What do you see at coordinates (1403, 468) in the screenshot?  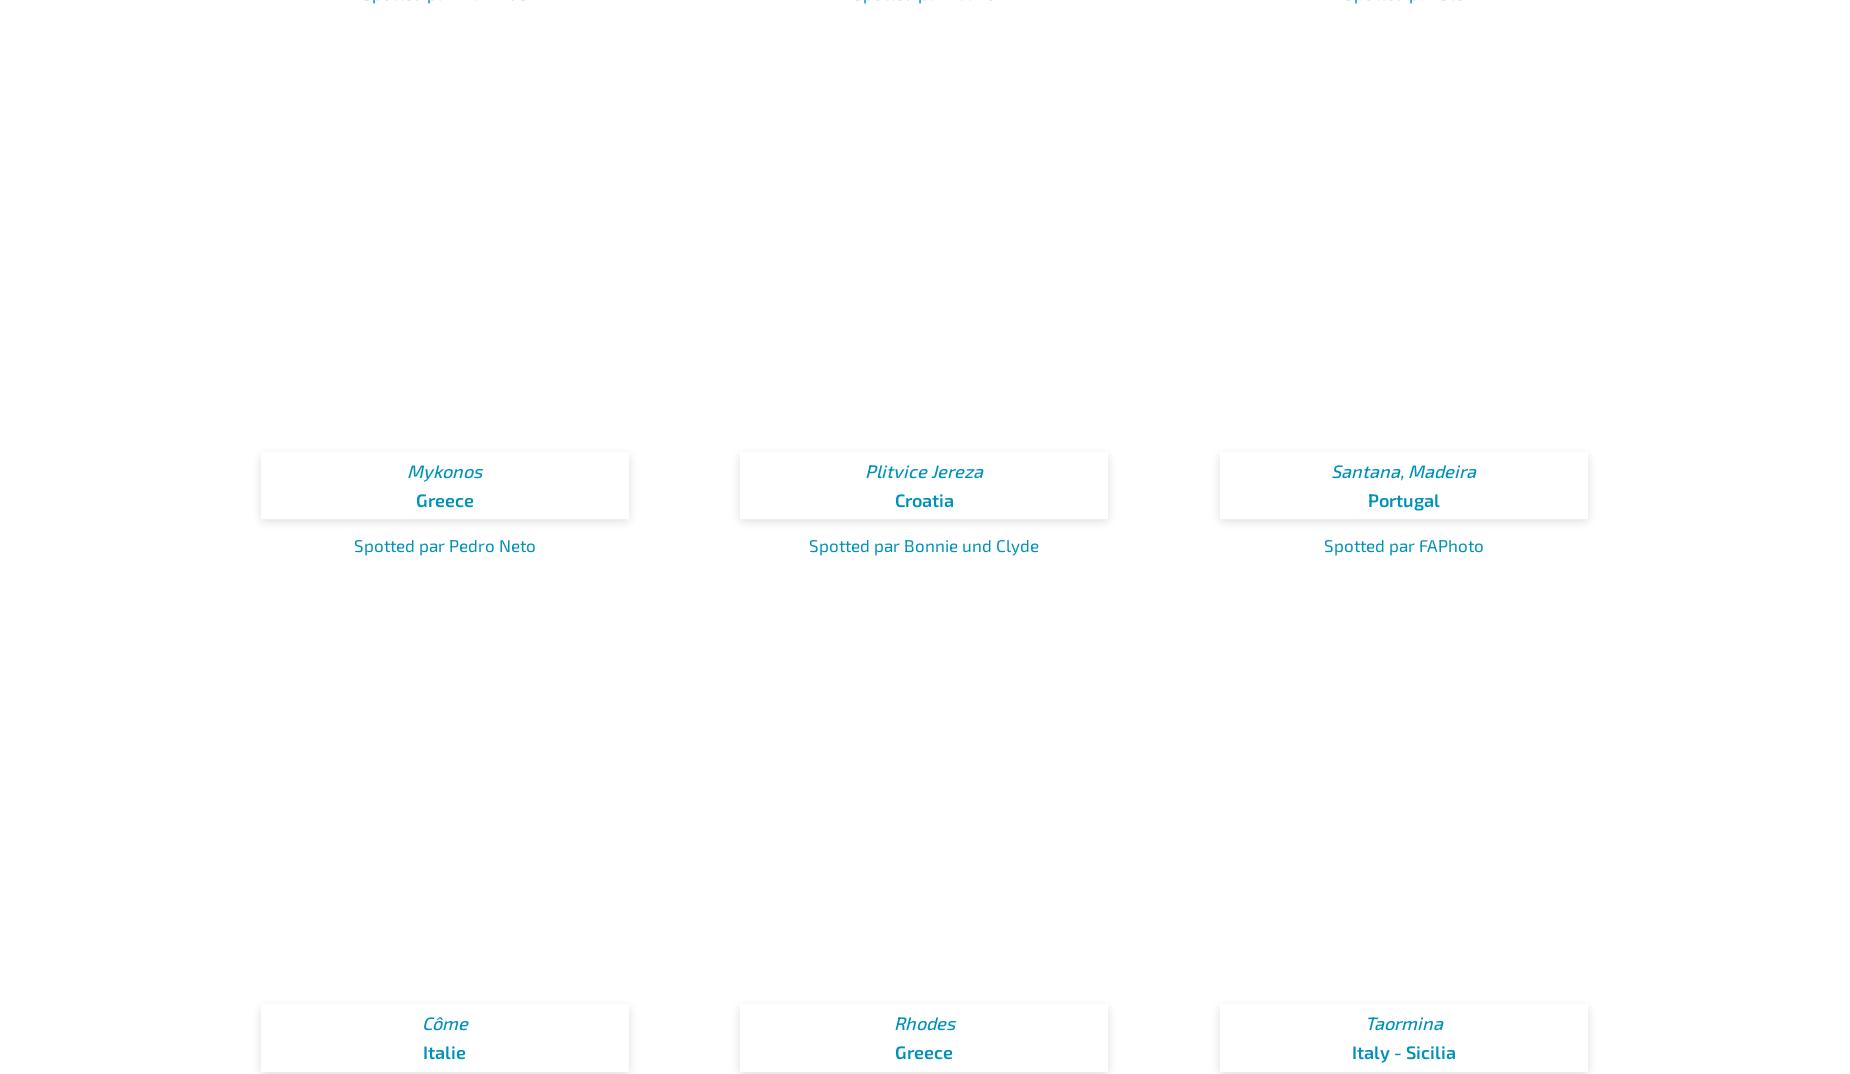 I see `'Santana, Madeira'` at bounding box center [1403, 468].